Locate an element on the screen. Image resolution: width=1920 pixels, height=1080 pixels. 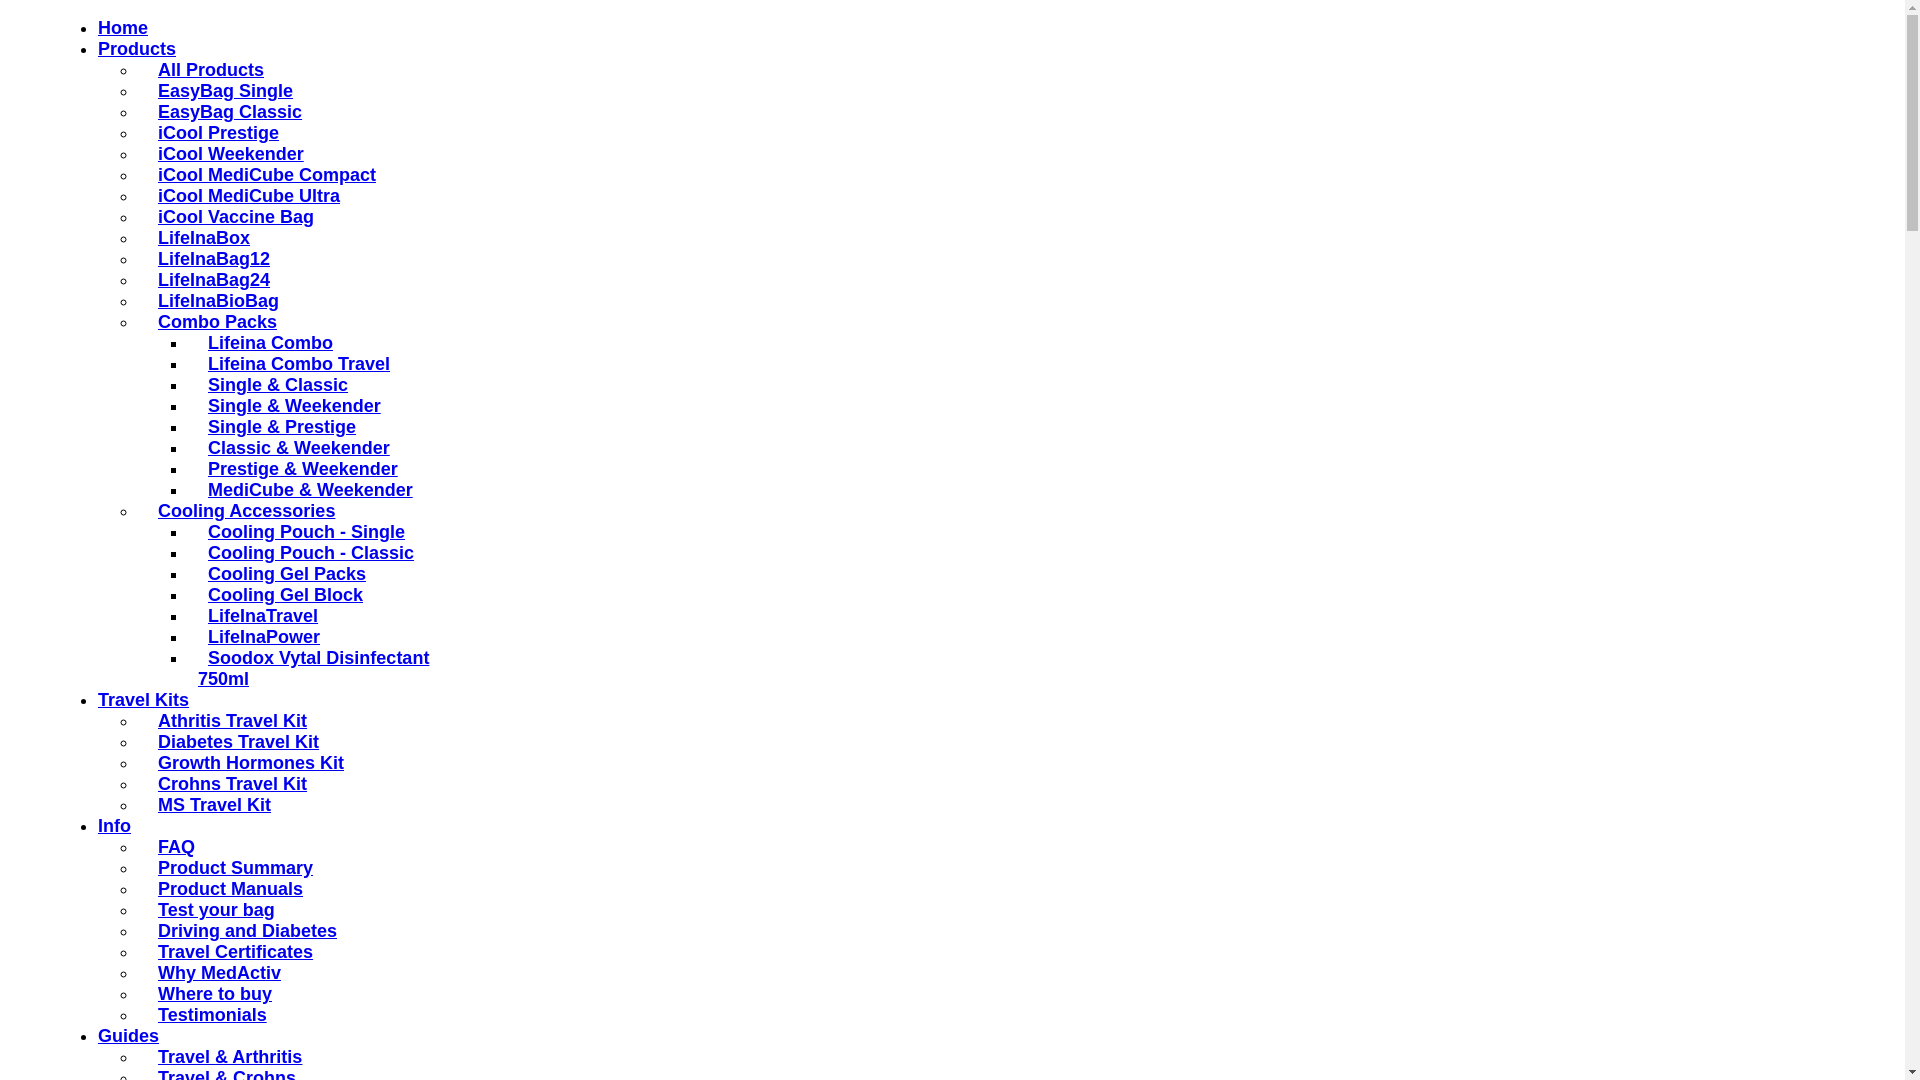
'Single & Weekender' is located at coordinates (288, 405).